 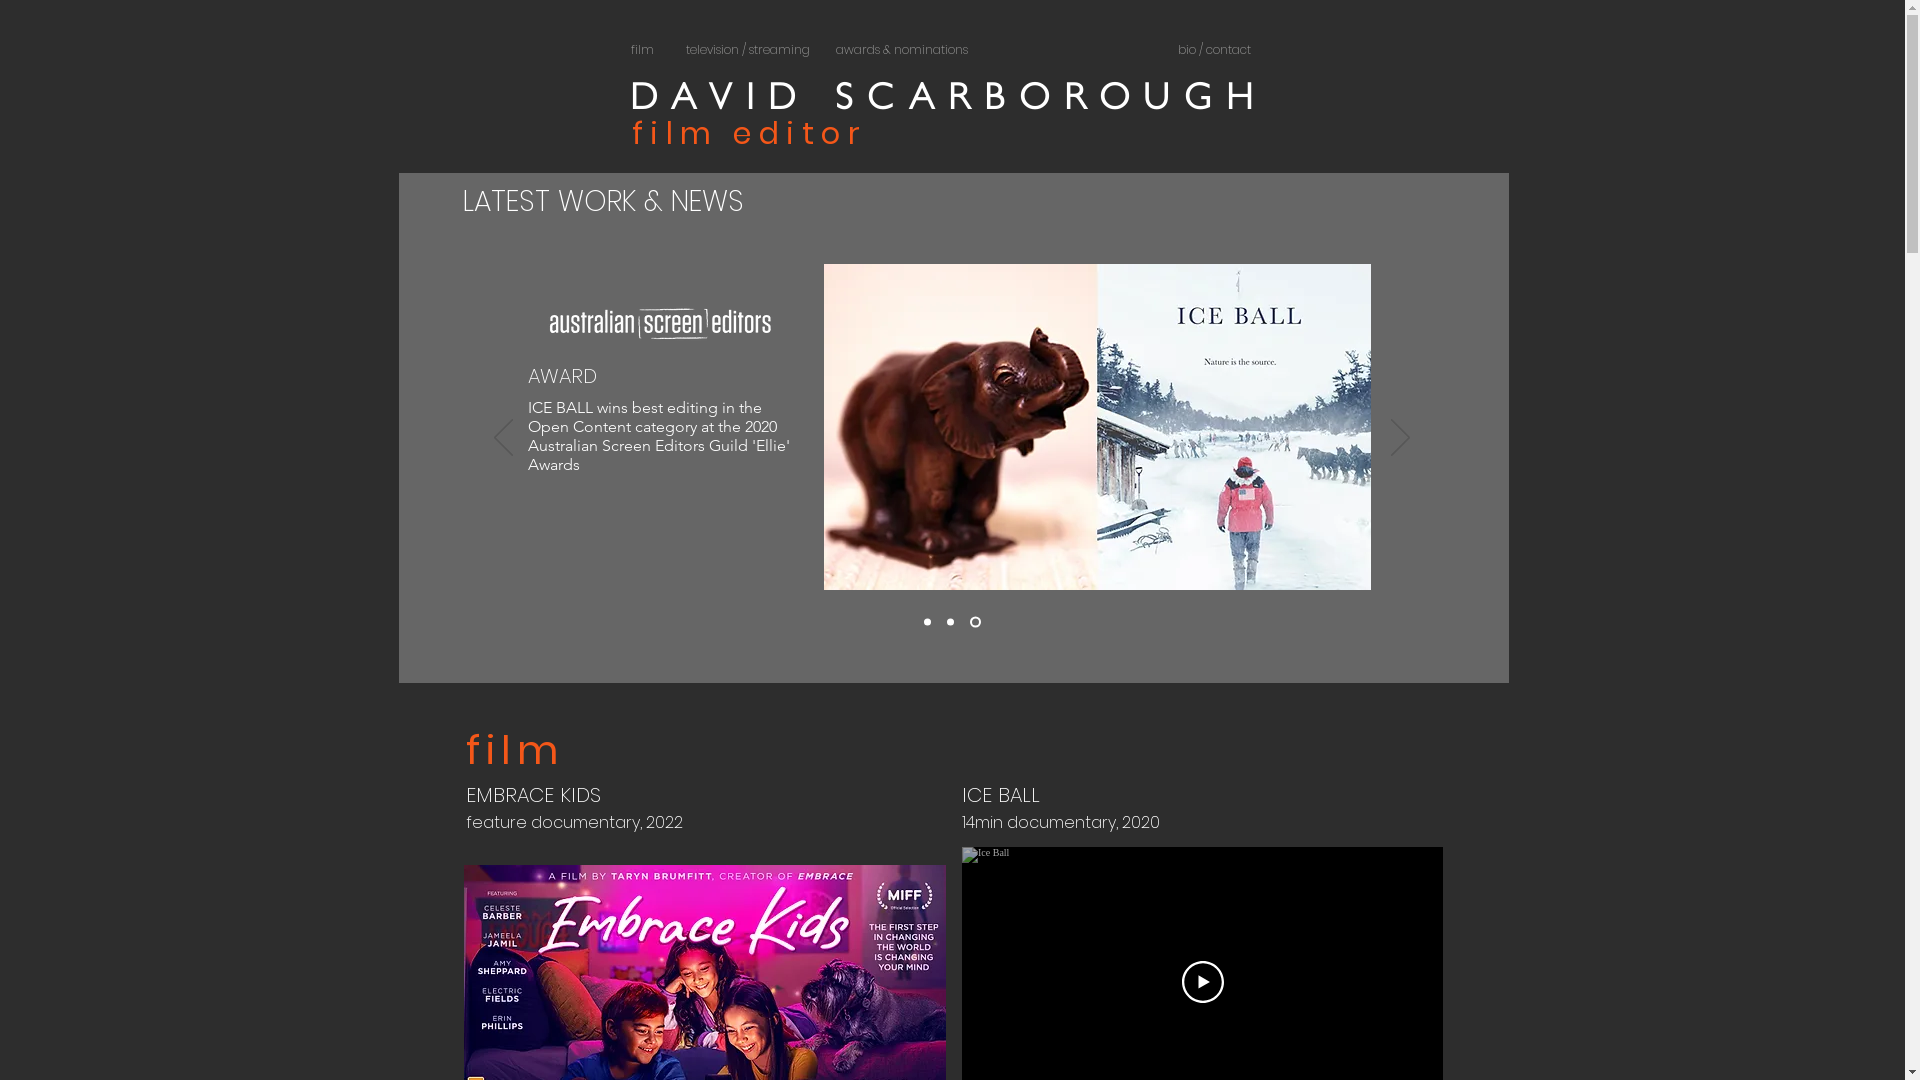 I want to click on 'bio / contact', so click(x=1213, y=49).